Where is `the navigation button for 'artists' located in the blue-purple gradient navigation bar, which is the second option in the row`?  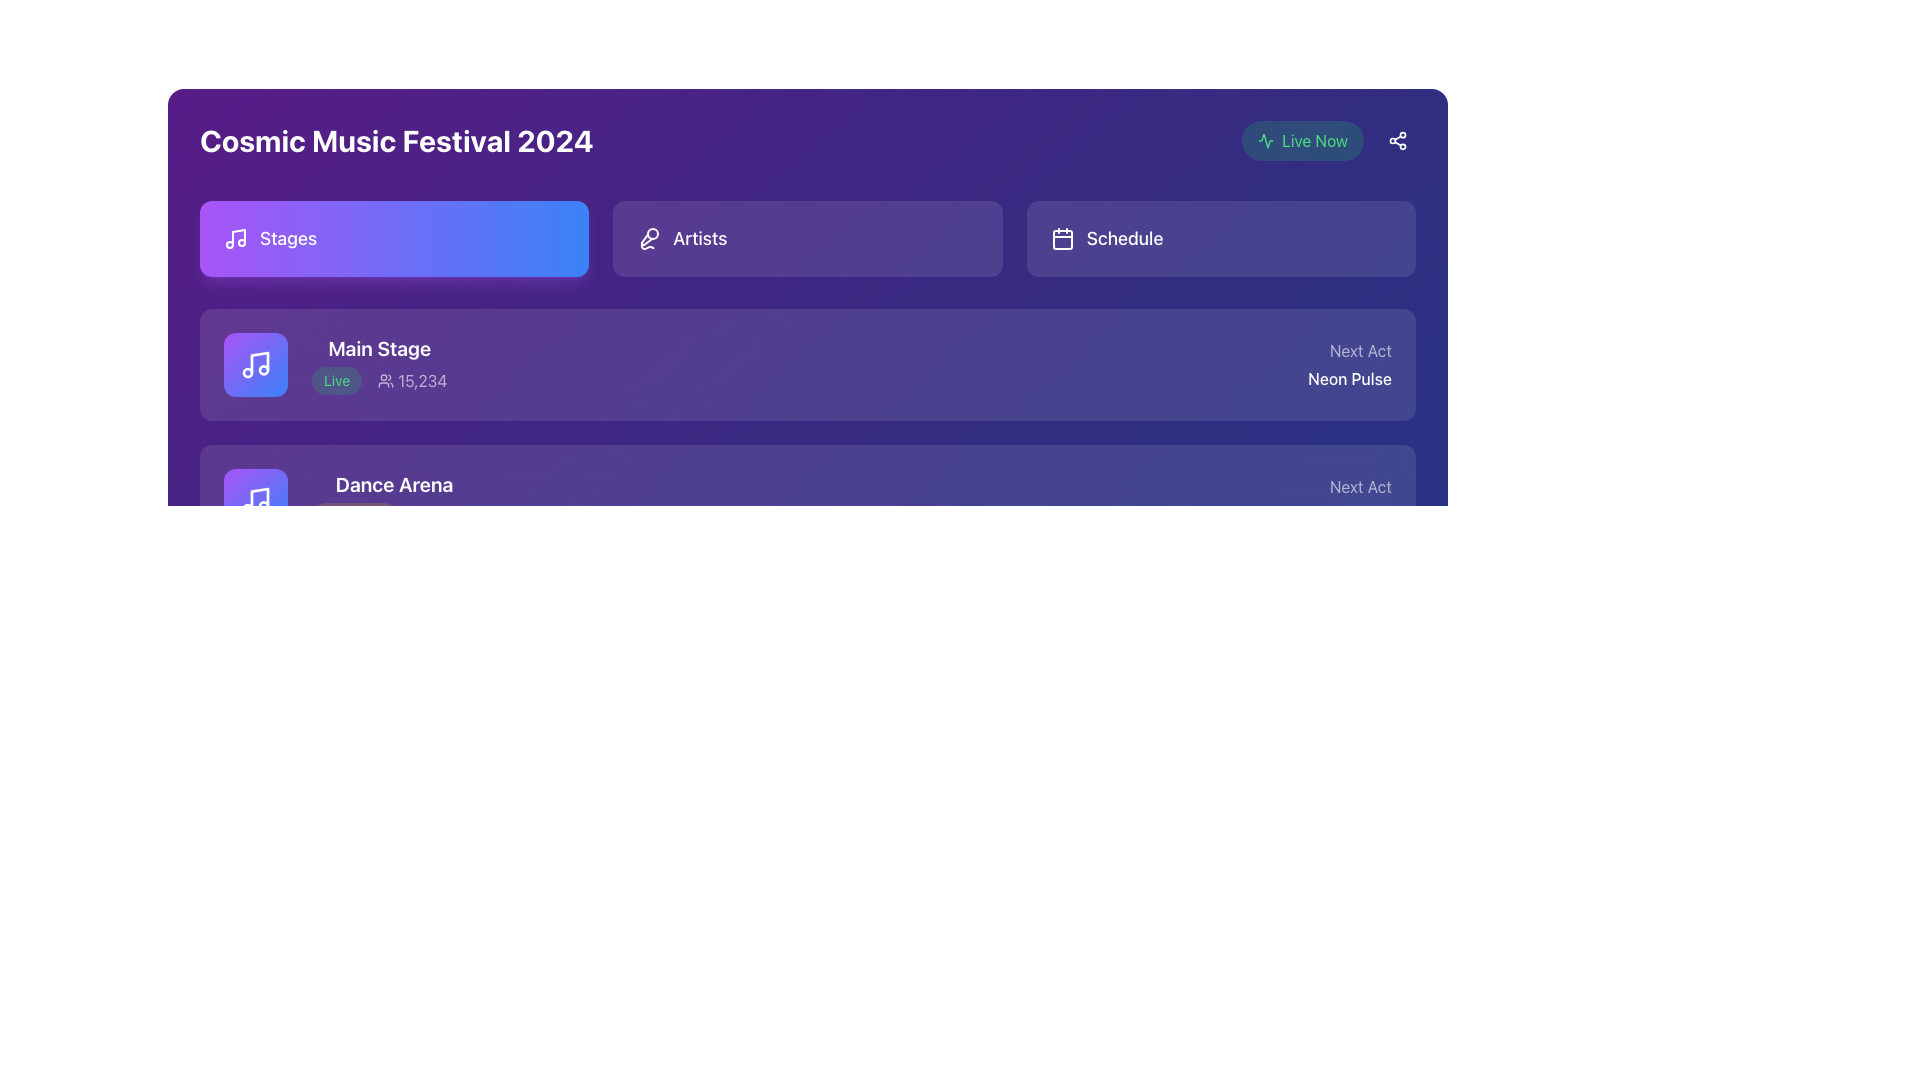
the navigation button for 'artists' located in the blue-purple gradient navigation bar, which is the second option in the row is located at coordinates (807, 238).